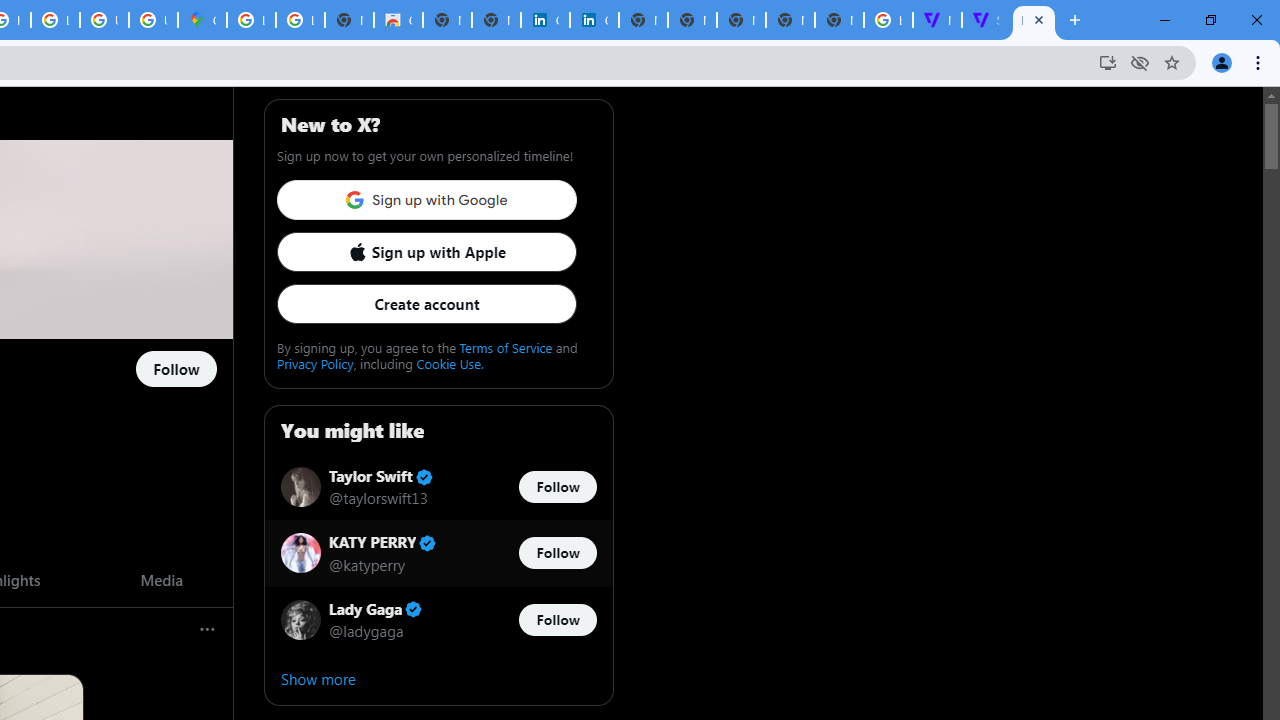 The image size is (1280, 720). I want to click on 'More', so click(208, 628).